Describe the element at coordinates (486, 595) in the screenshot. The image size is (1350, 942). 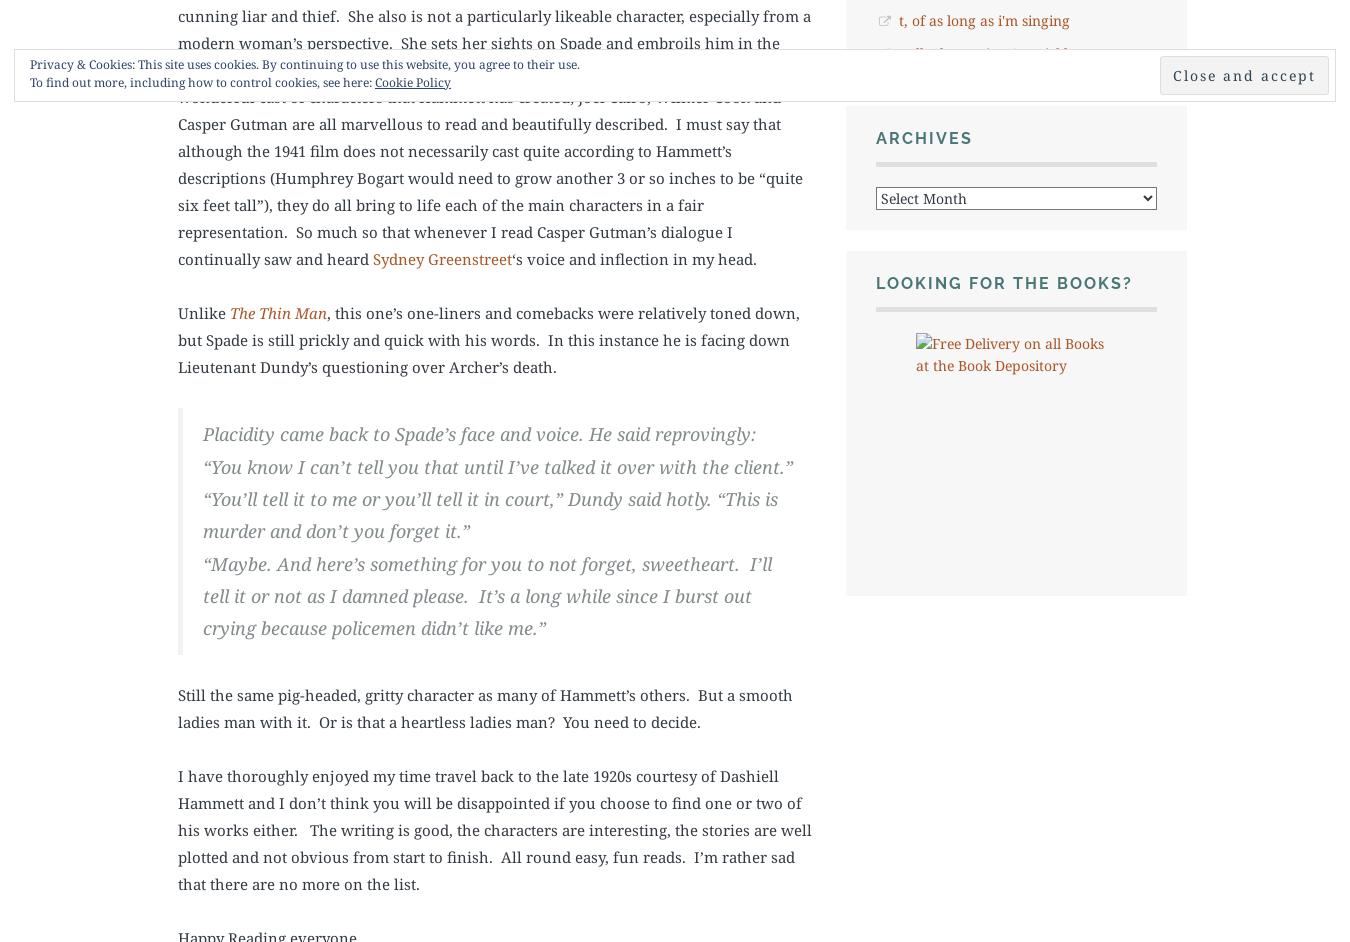
I see `'“Maybe. And here’s something for you to not forget, sweetheart.  I’ll tell it or not as I damned please.  It’s a long while since I burst out crying because policemen didn’t like me.”'` at that location.